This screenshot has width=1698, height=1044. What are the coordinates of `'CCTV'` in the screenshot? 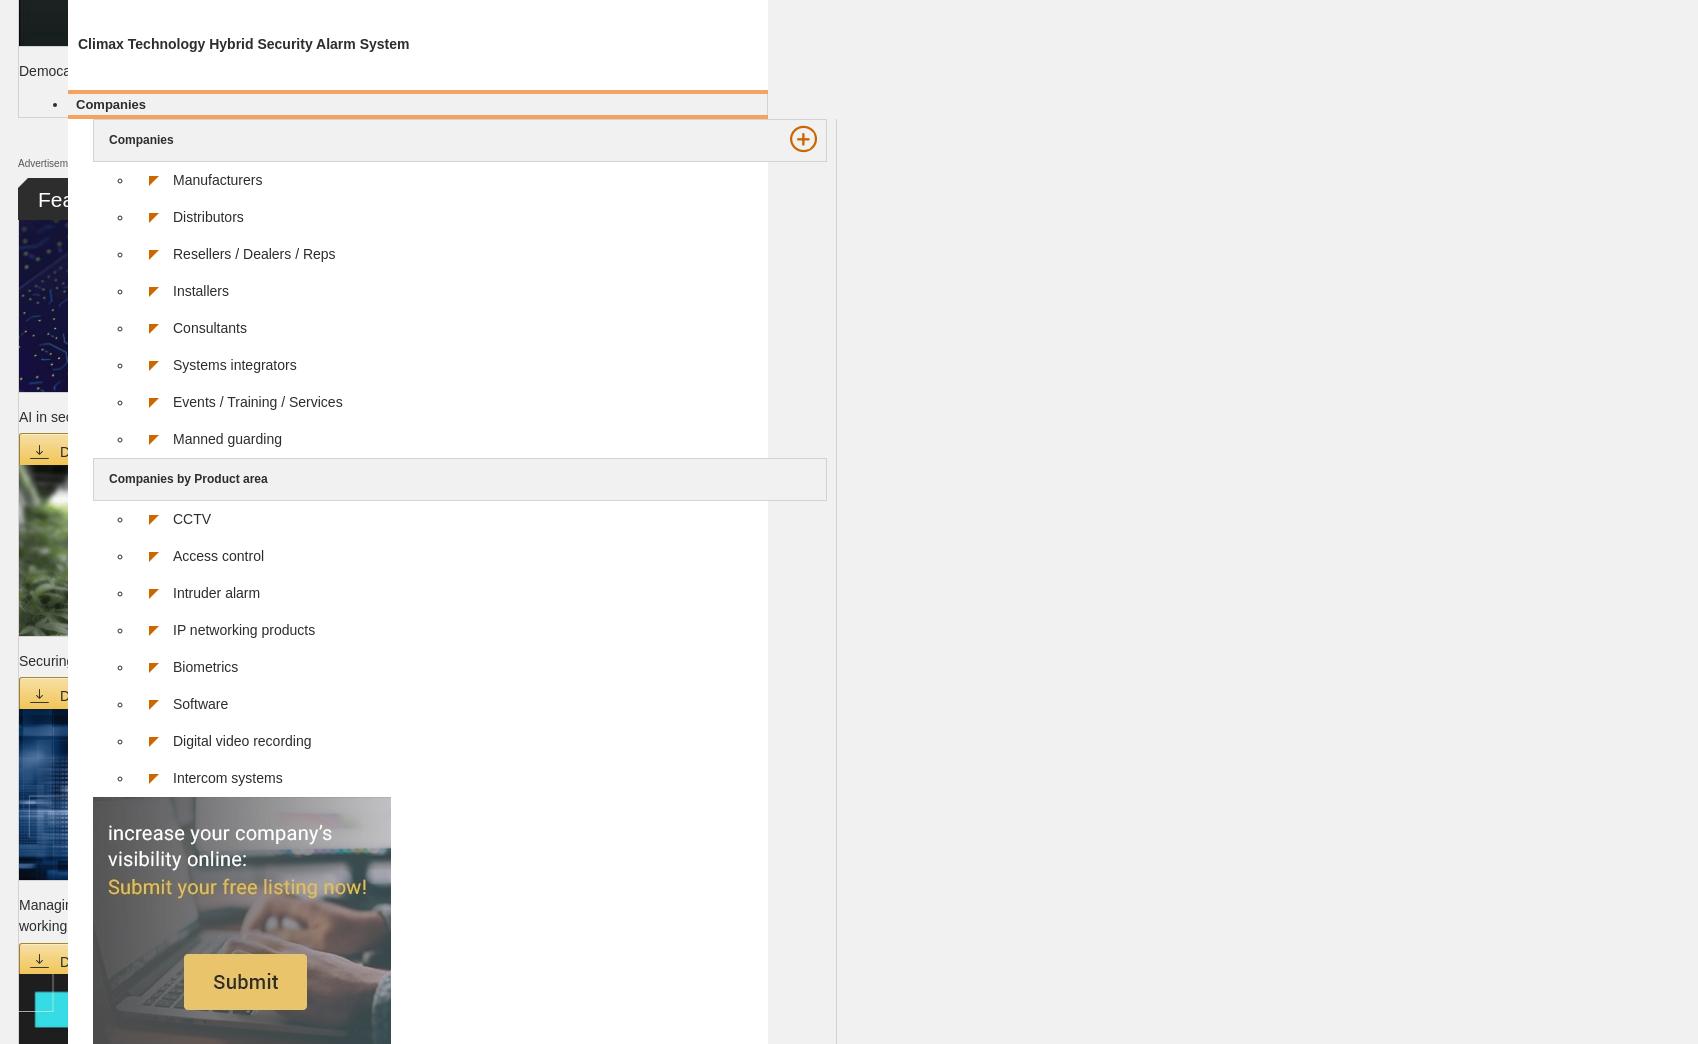 It's located at (192, 518).